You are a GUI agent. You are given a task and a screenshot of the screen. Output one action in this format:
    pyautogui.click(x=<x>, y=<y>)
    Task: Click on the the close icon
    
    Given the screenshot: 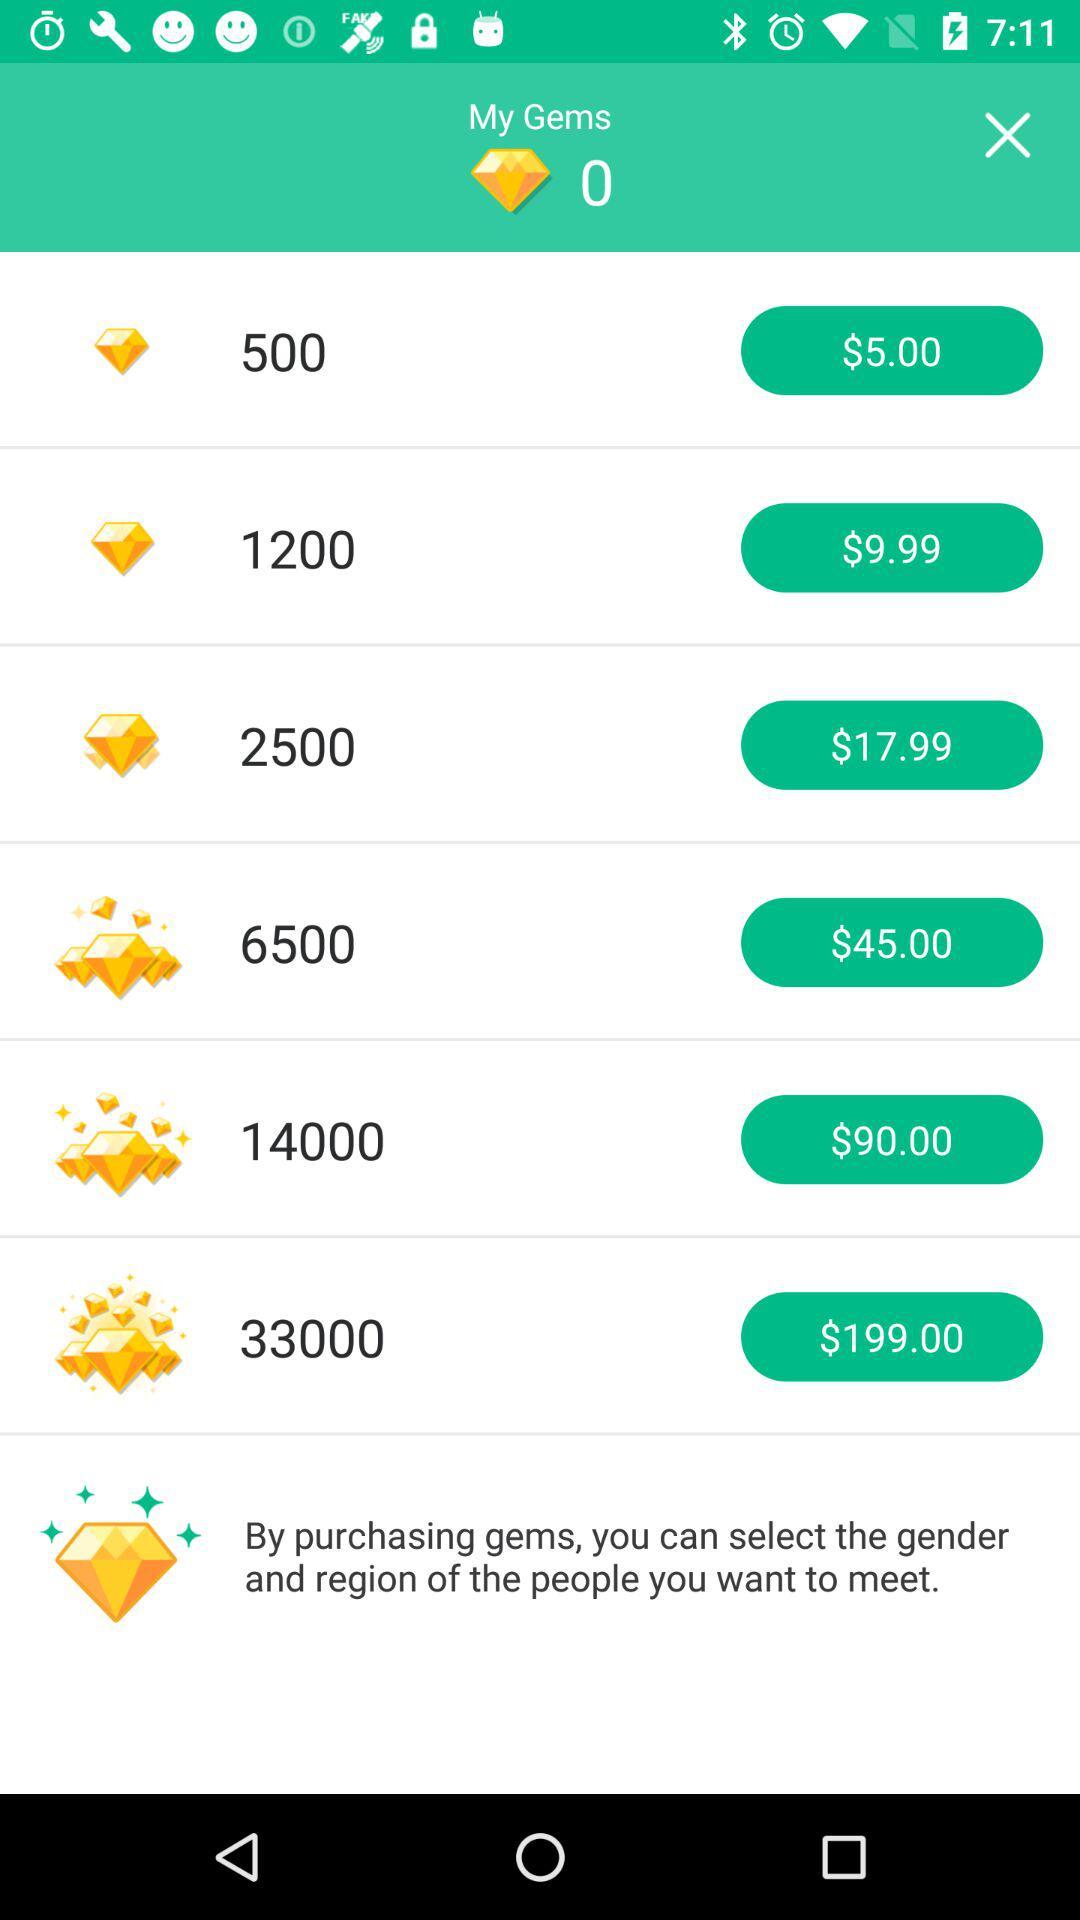 What is the action you would take?
    pyautogui.click(x=1006, y=135)
    